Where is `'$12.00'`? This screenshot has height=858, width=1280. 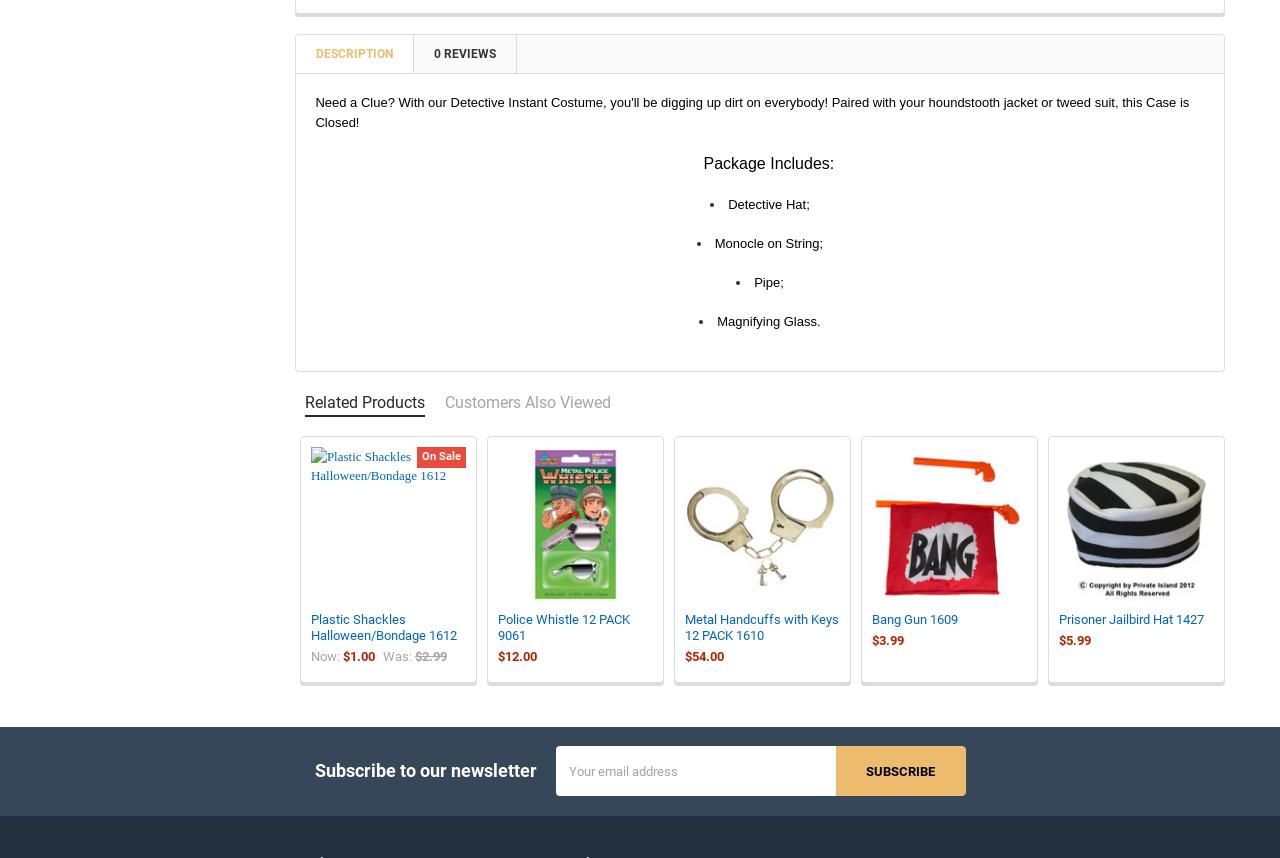 '$12.00' is located at coordinates (497, 669).